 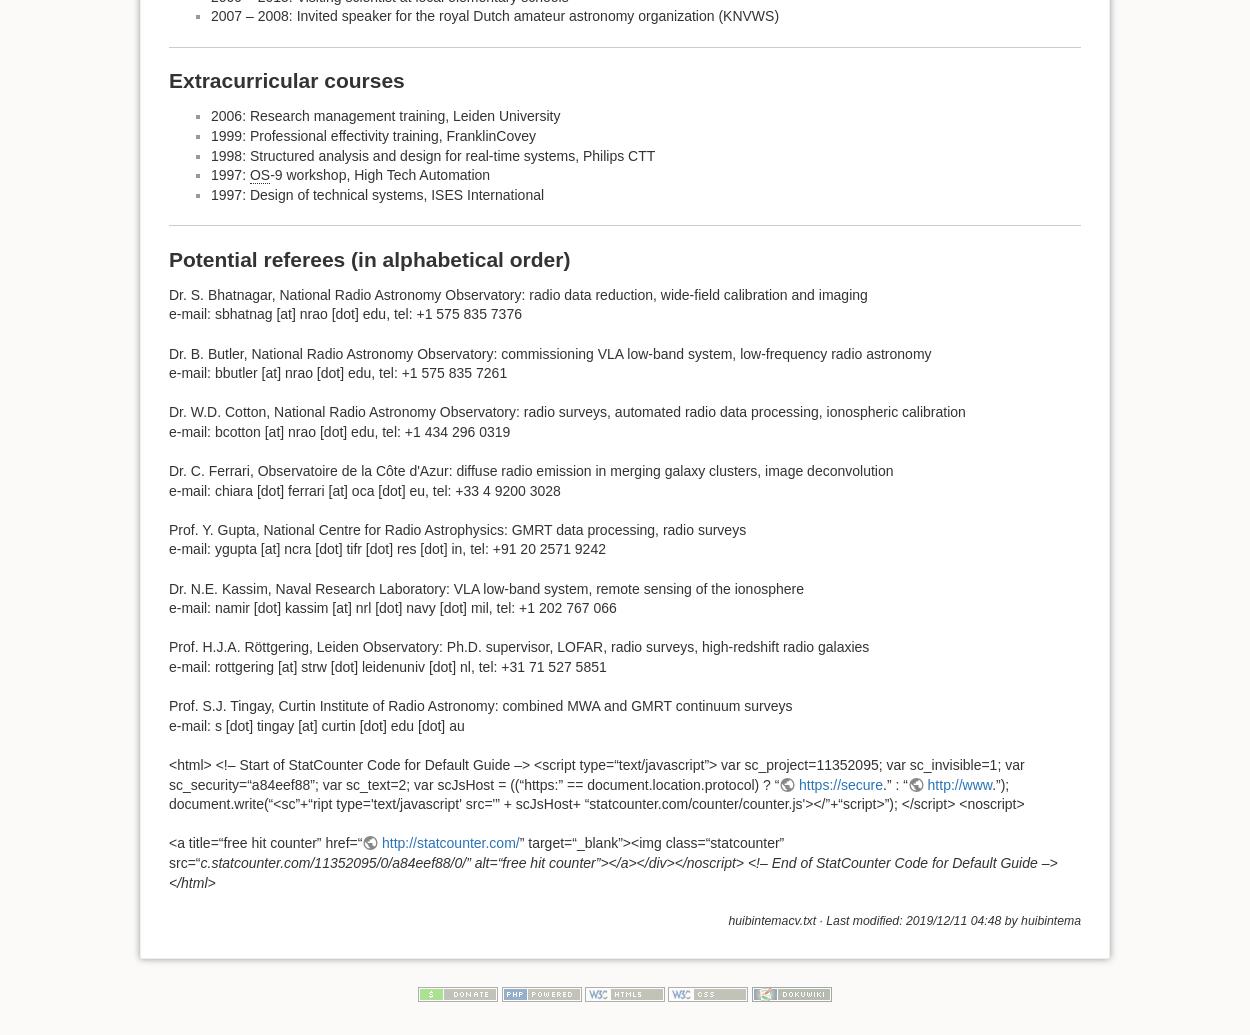 I want to click on 'huibintemacv.txt', so click(x=772, y=919).